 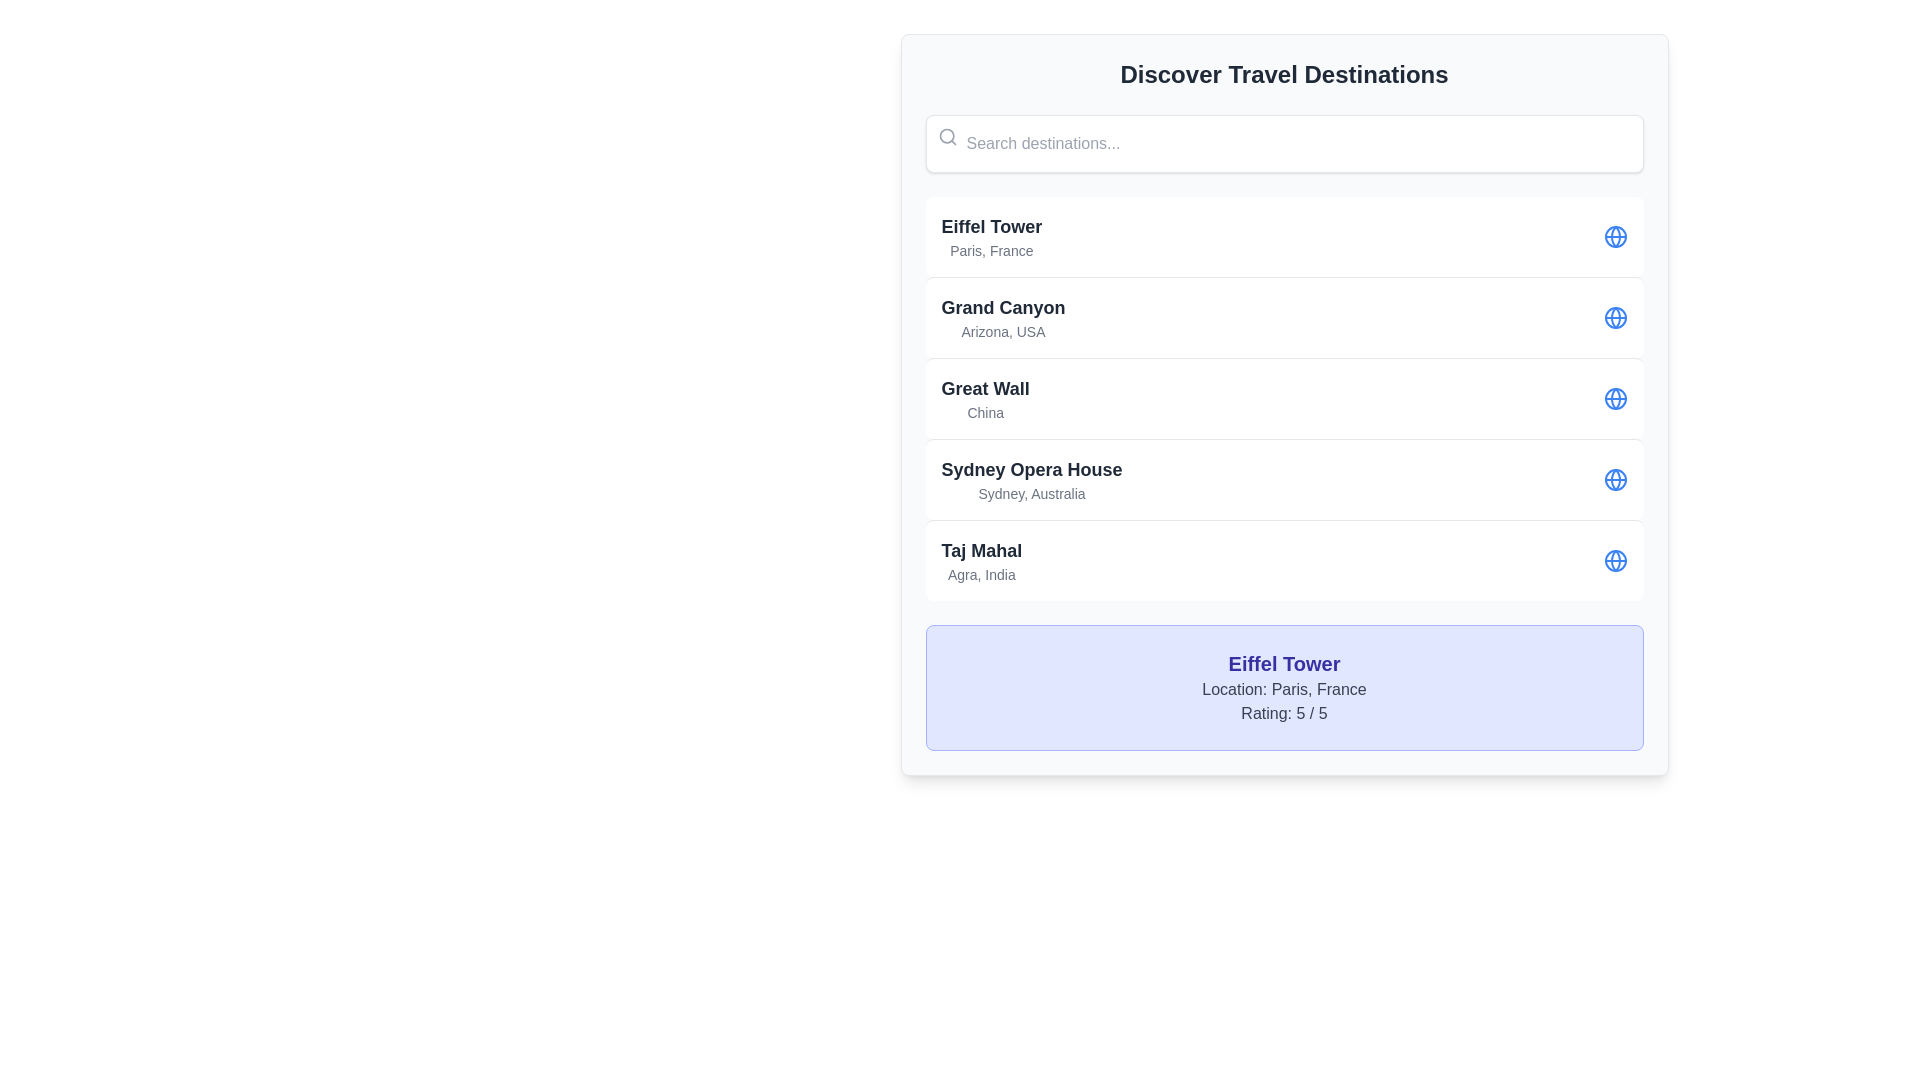 What do you see at coordinates (985, 411) in the screenshot?
I see `the static text label that shows the location or country associated with 'Great Wall', which is centrally positioned under the main label within the third entry of the list of destinations` at bounding box center [985, 411].